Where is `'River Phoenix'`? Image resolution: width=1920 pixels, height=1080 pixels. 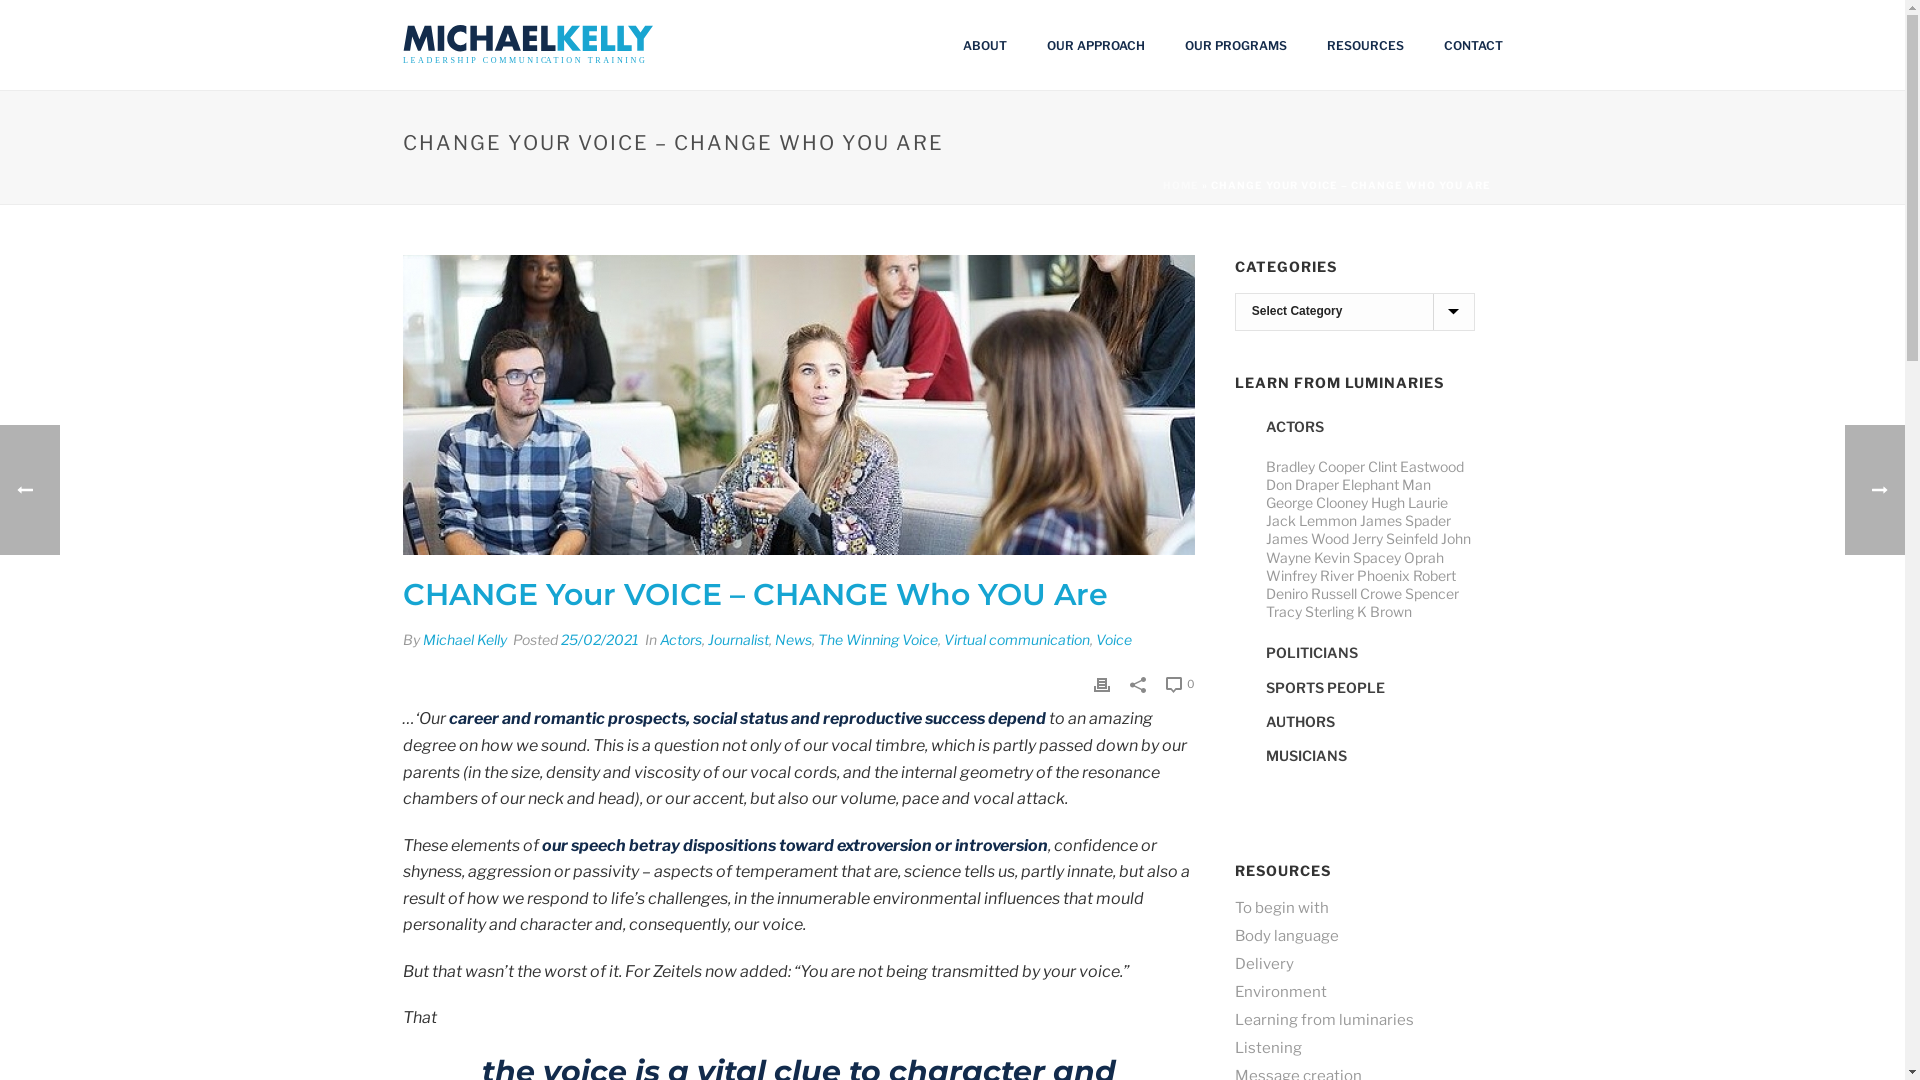
'River Phoenix' is located at coordinates (1363, 575).